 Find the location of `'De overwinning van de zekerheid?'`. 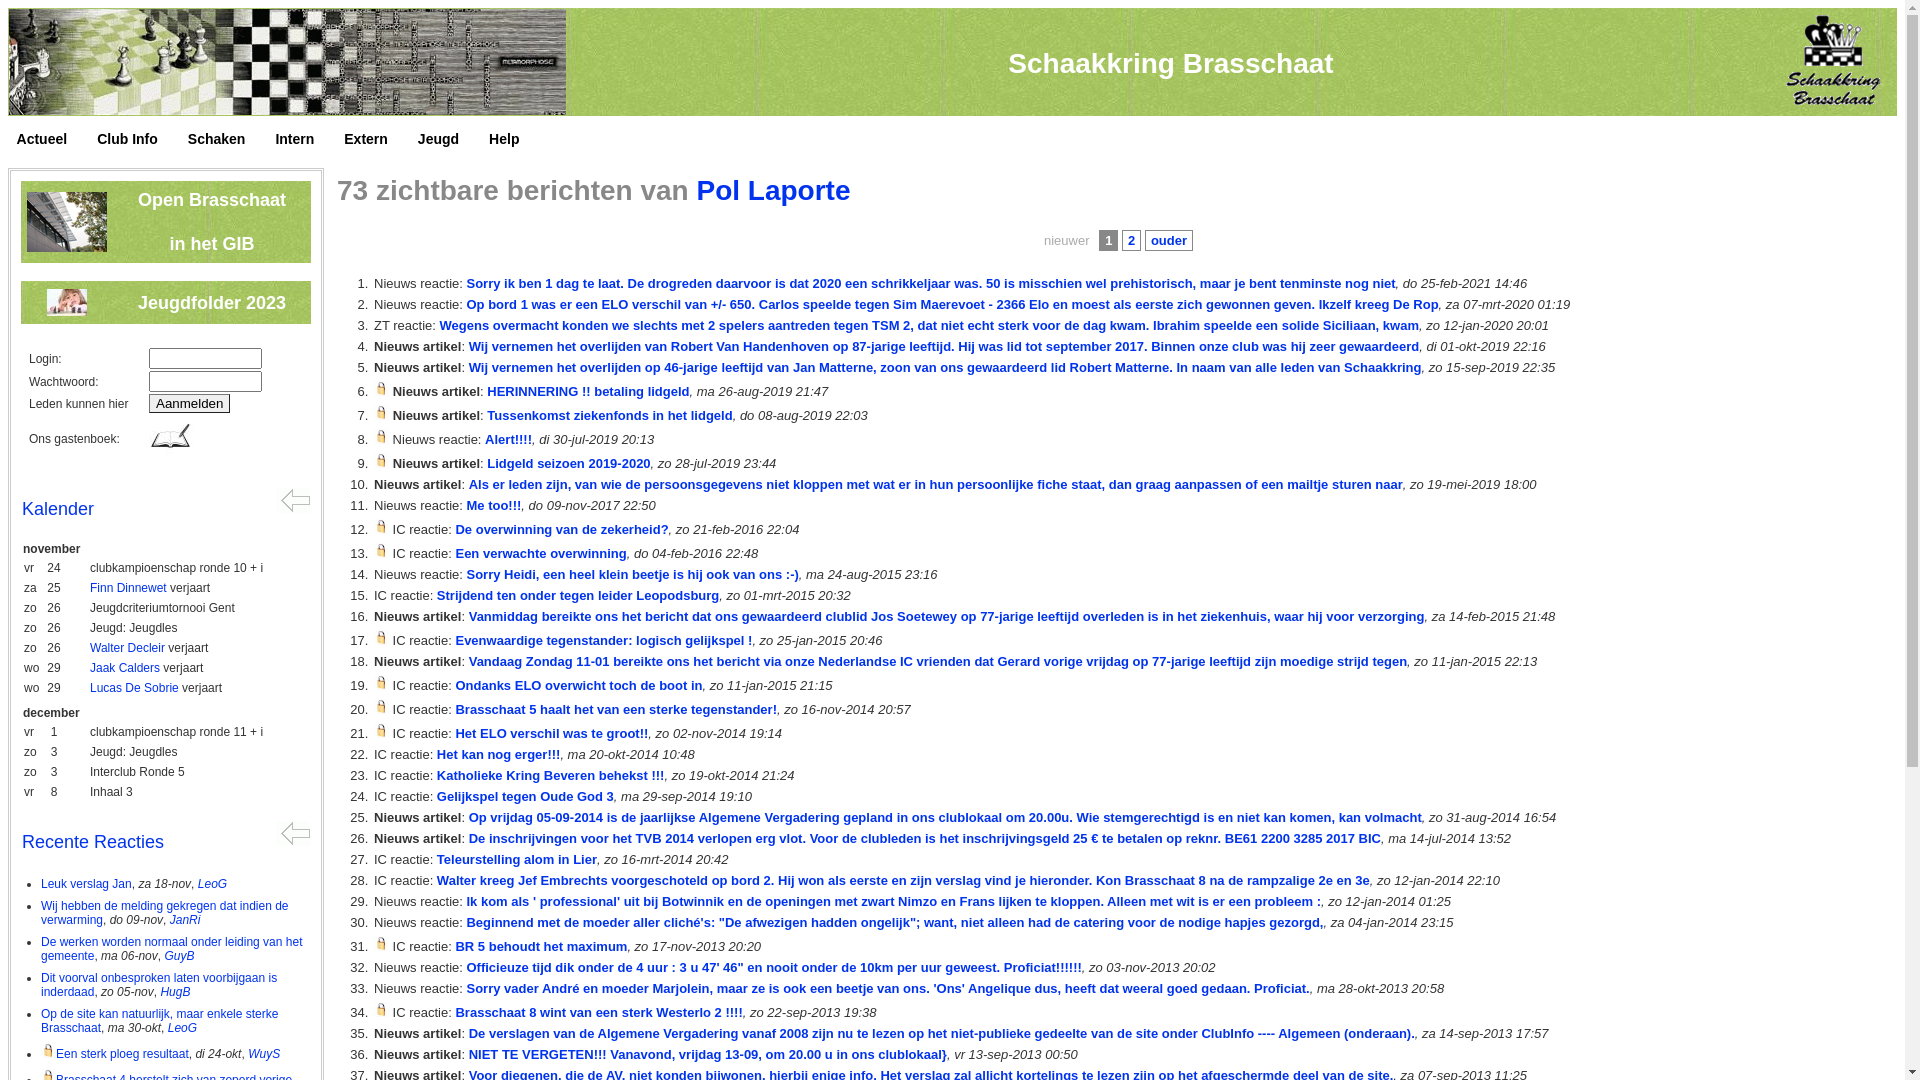

'De overwinning van de zekerheid?' is located at coordinates (560, 528).